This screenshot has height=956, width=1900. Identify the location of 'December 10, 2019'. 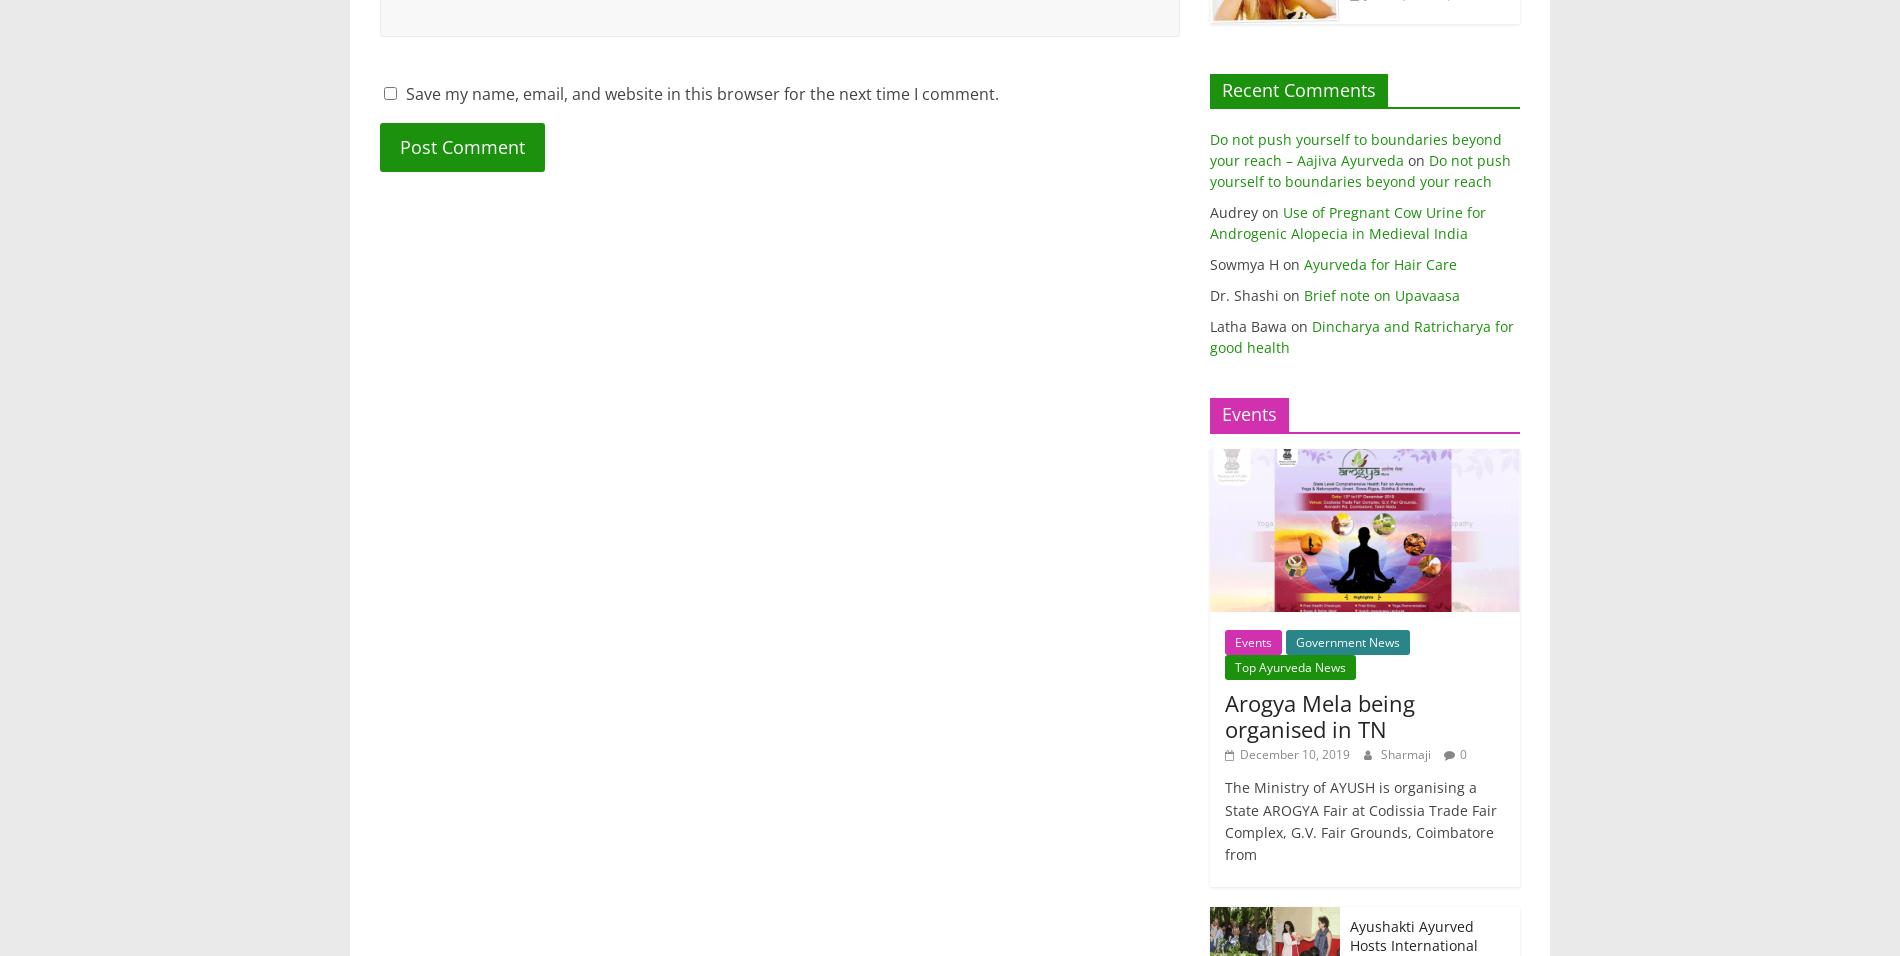
(1294, 752).